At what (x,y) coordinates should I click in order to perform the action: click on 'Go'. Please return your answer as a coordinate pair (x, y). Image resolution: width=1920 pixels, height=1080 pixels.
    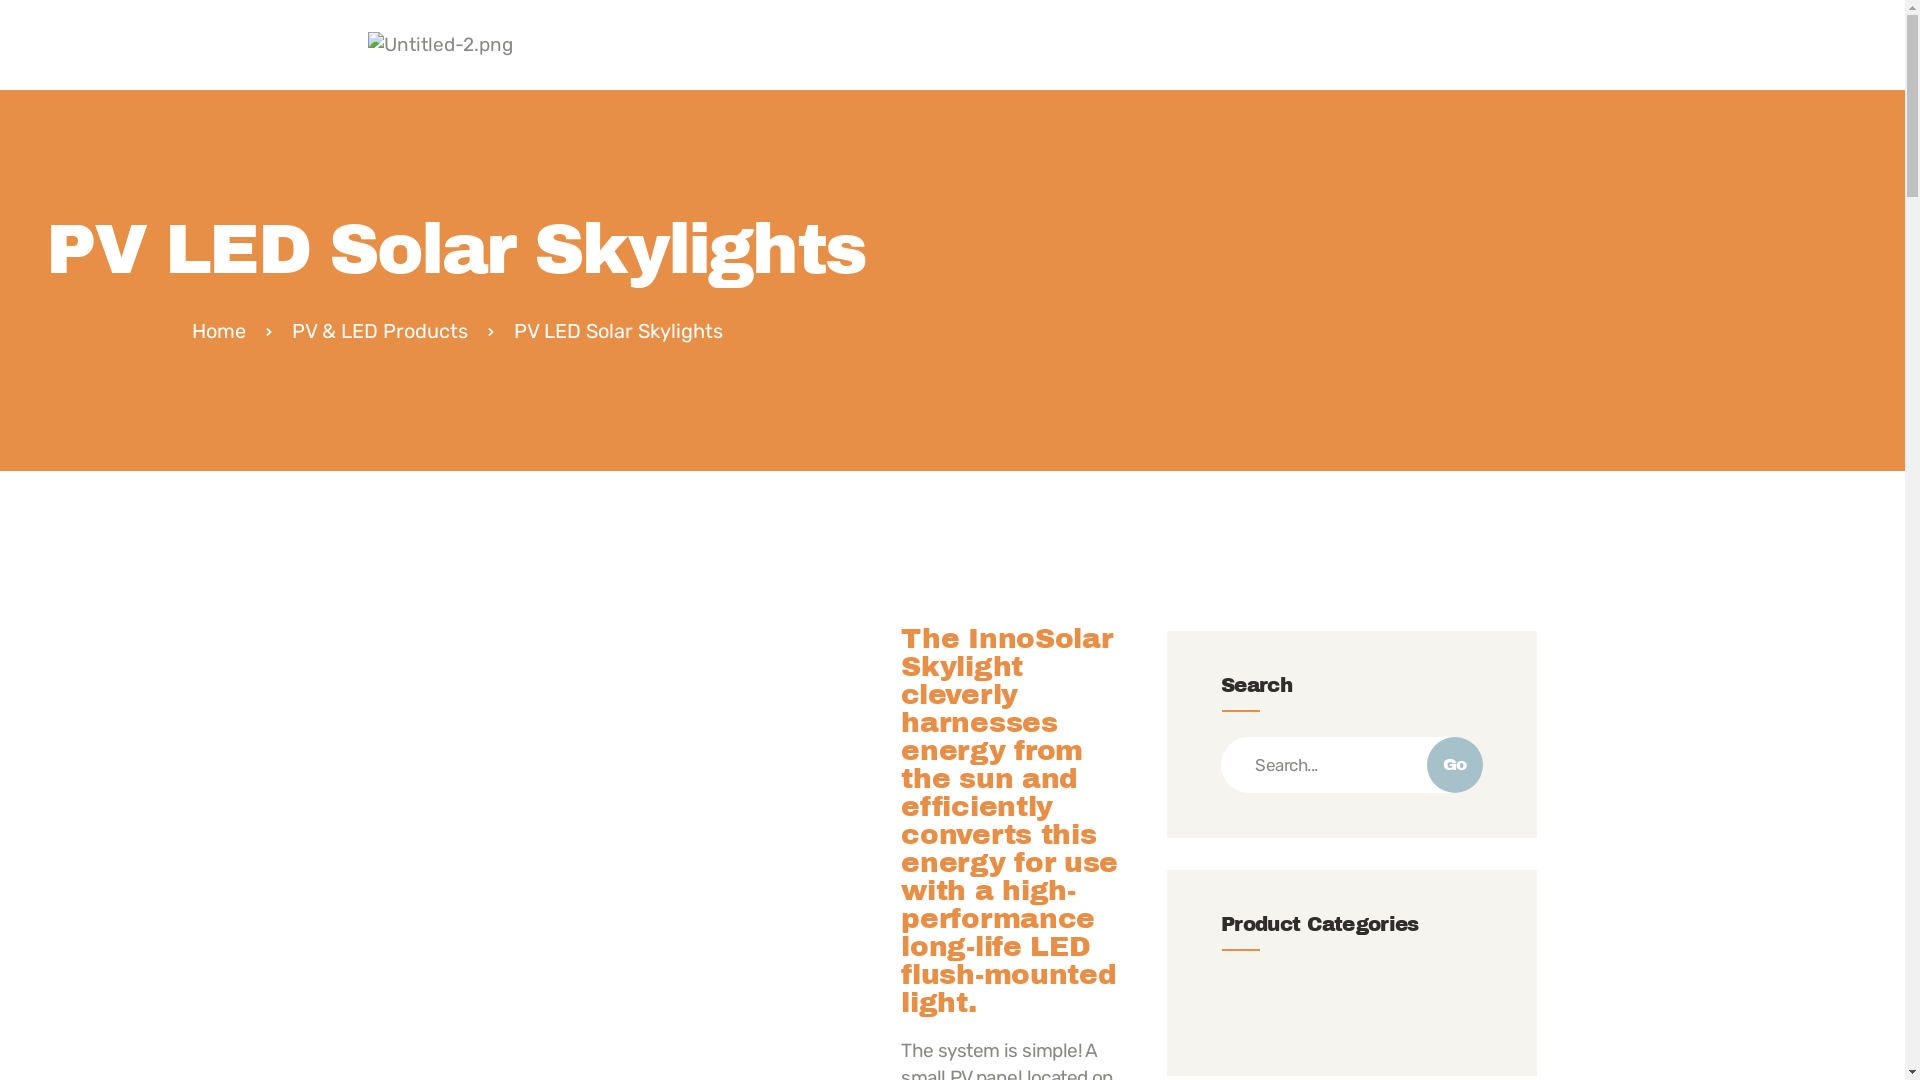
    Looking at the image, I should click on (1454, 764).